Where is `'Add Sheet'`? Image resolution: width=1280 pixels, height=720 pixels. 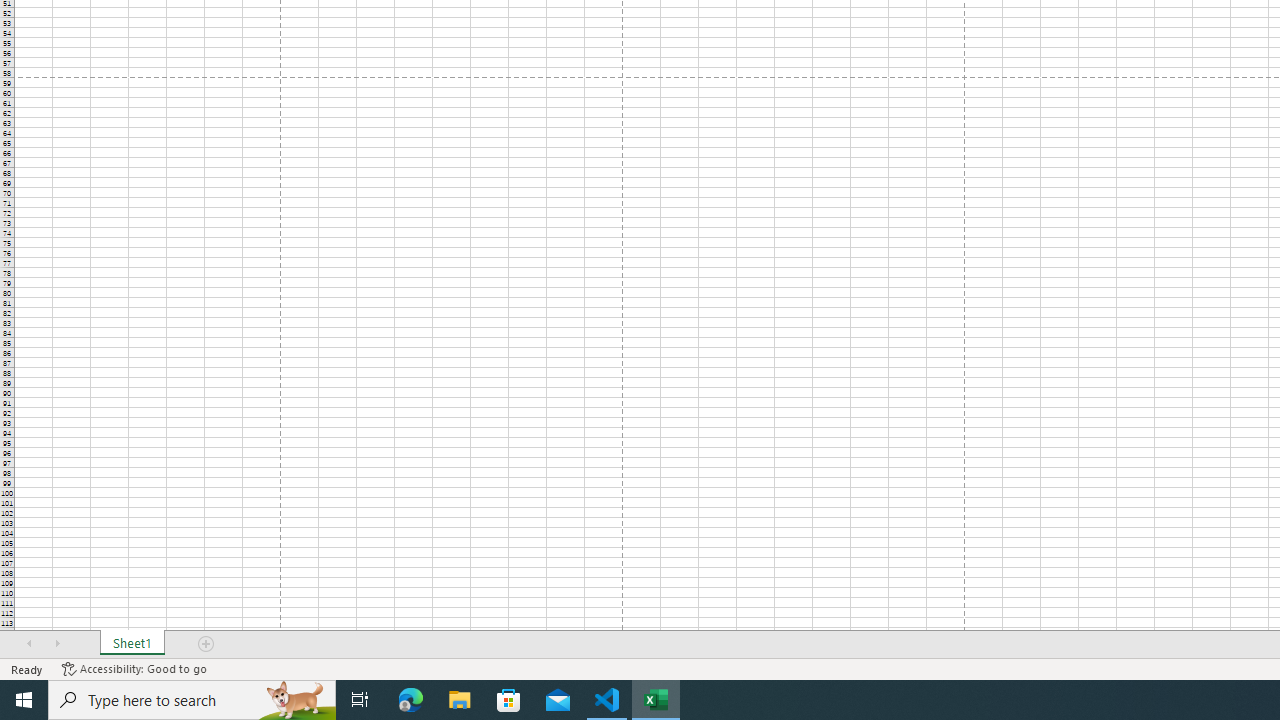
'Add Sheet' is located at coordinates (207, 644).